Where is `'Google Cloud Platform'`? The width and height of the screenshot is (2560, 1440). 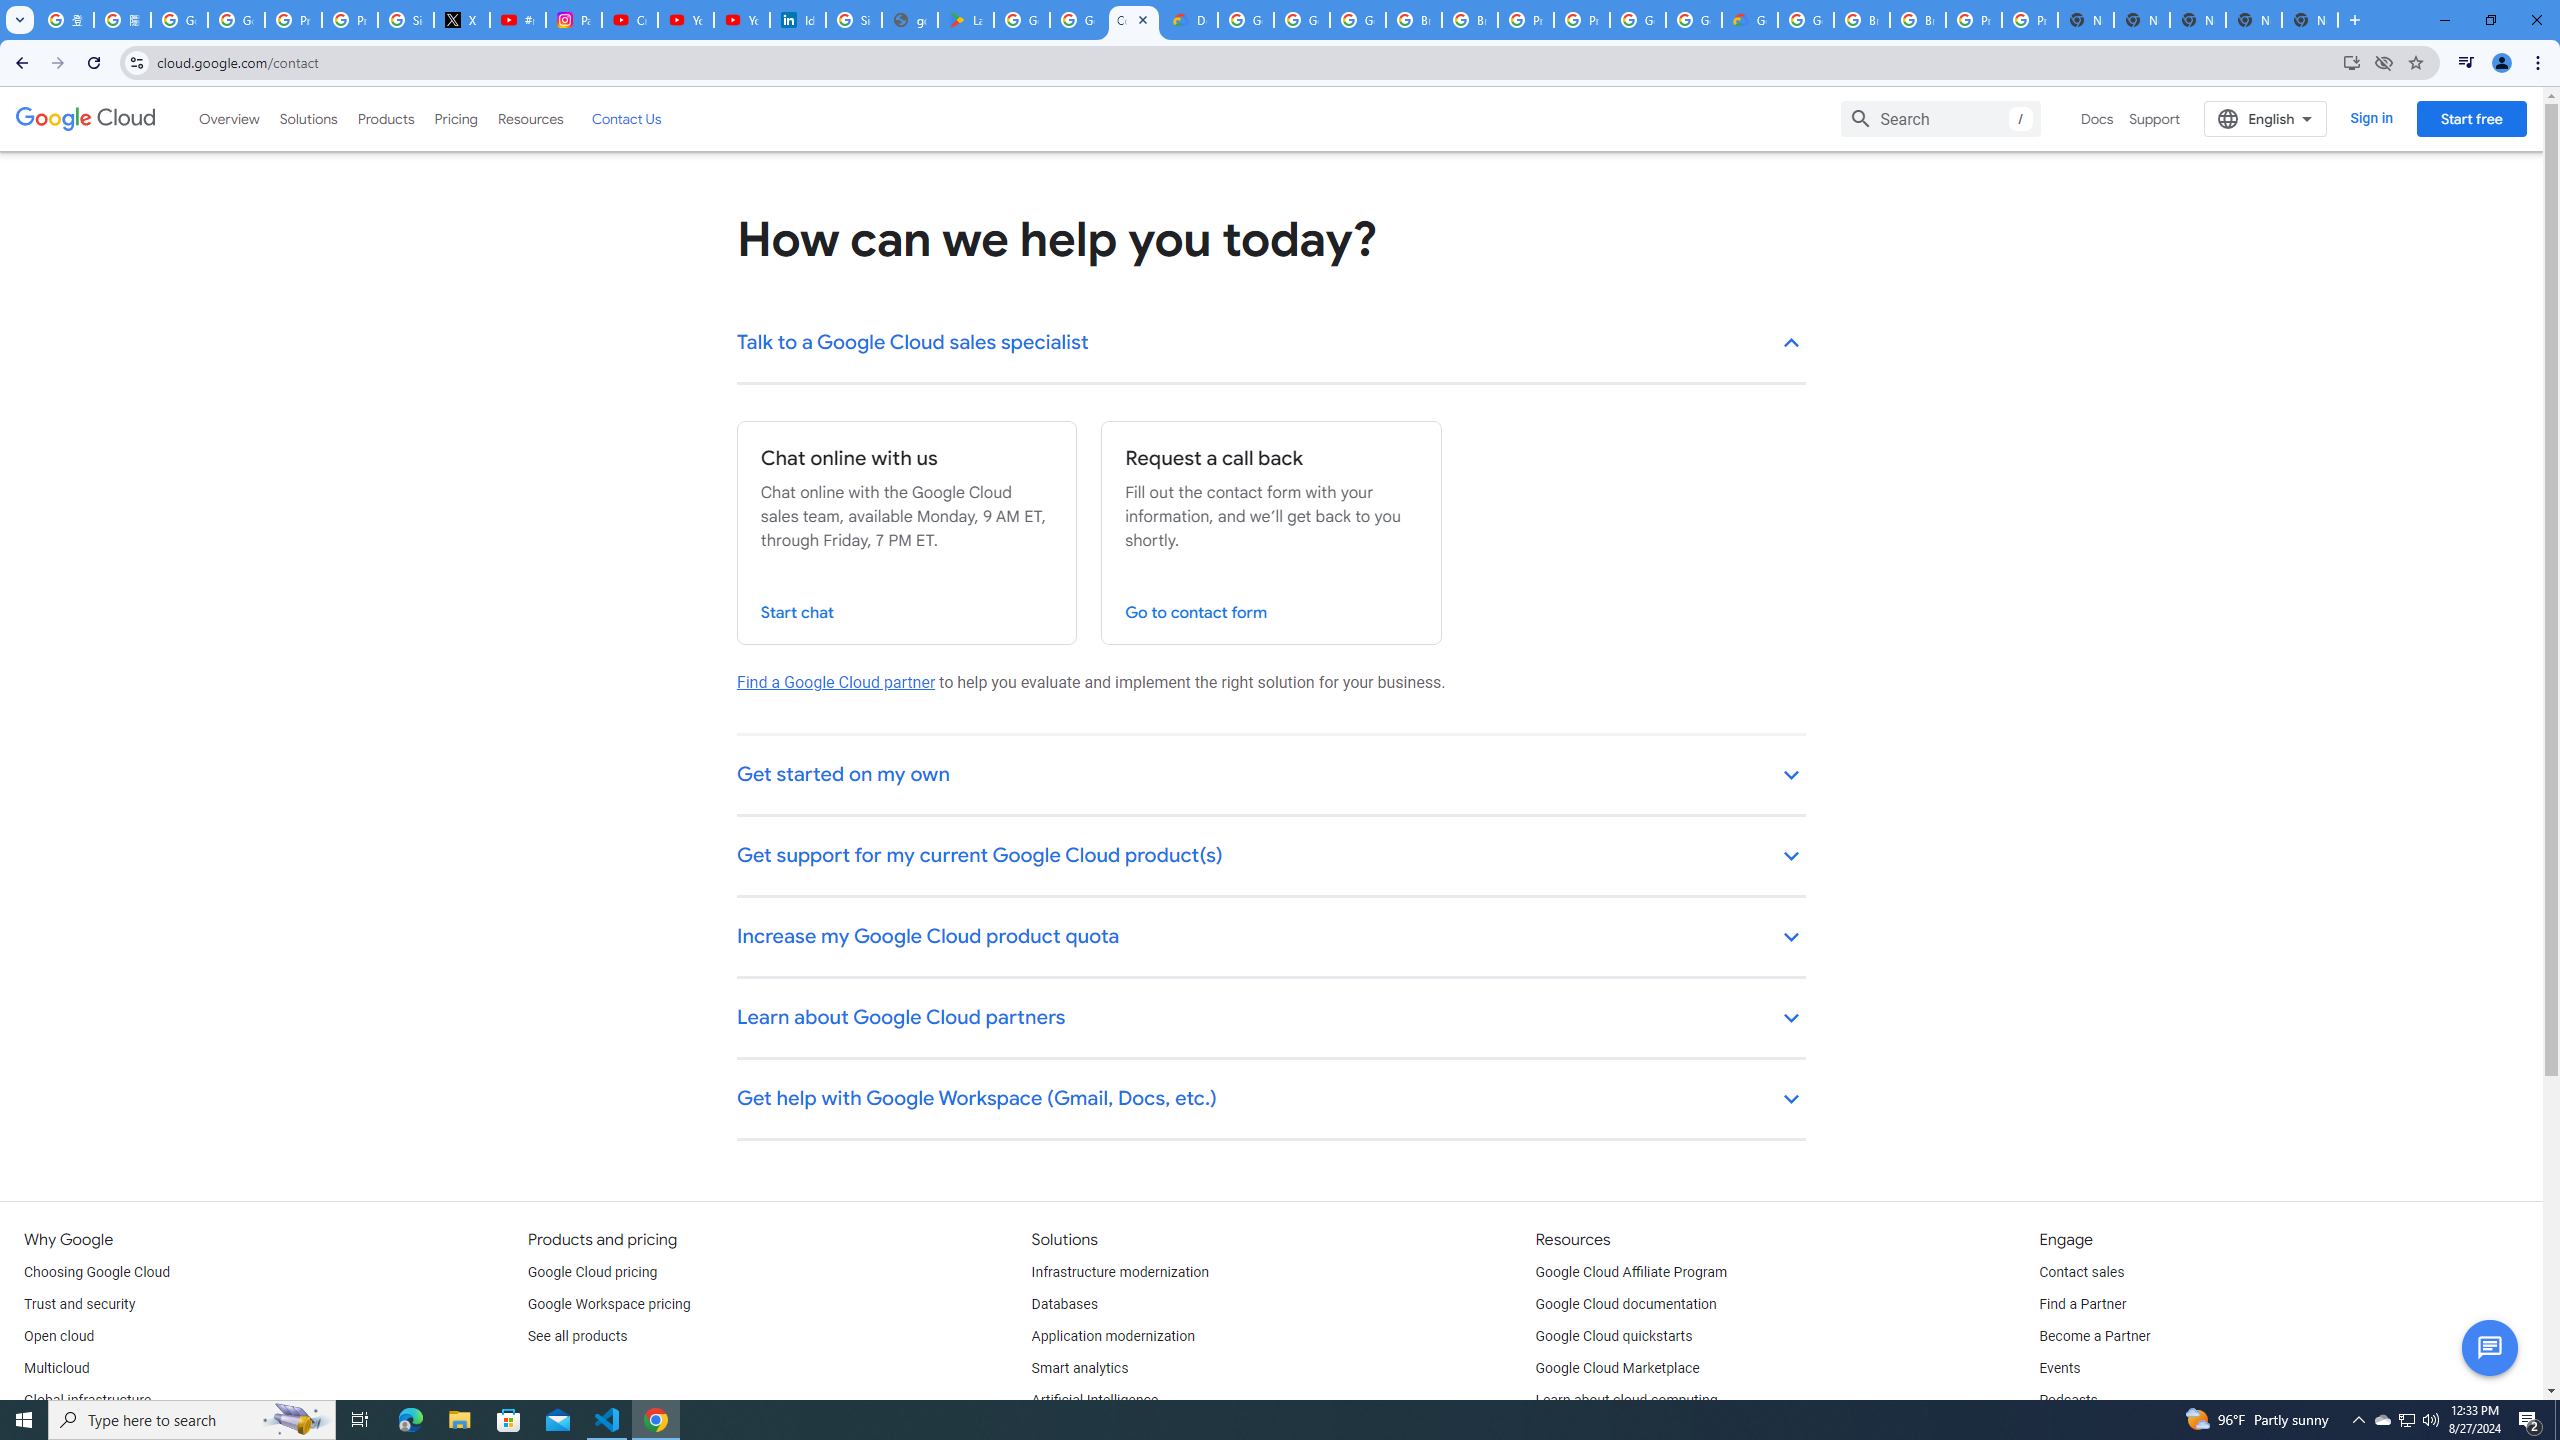 'Google Cloud Platform' is located at coordinates (1636, 19).